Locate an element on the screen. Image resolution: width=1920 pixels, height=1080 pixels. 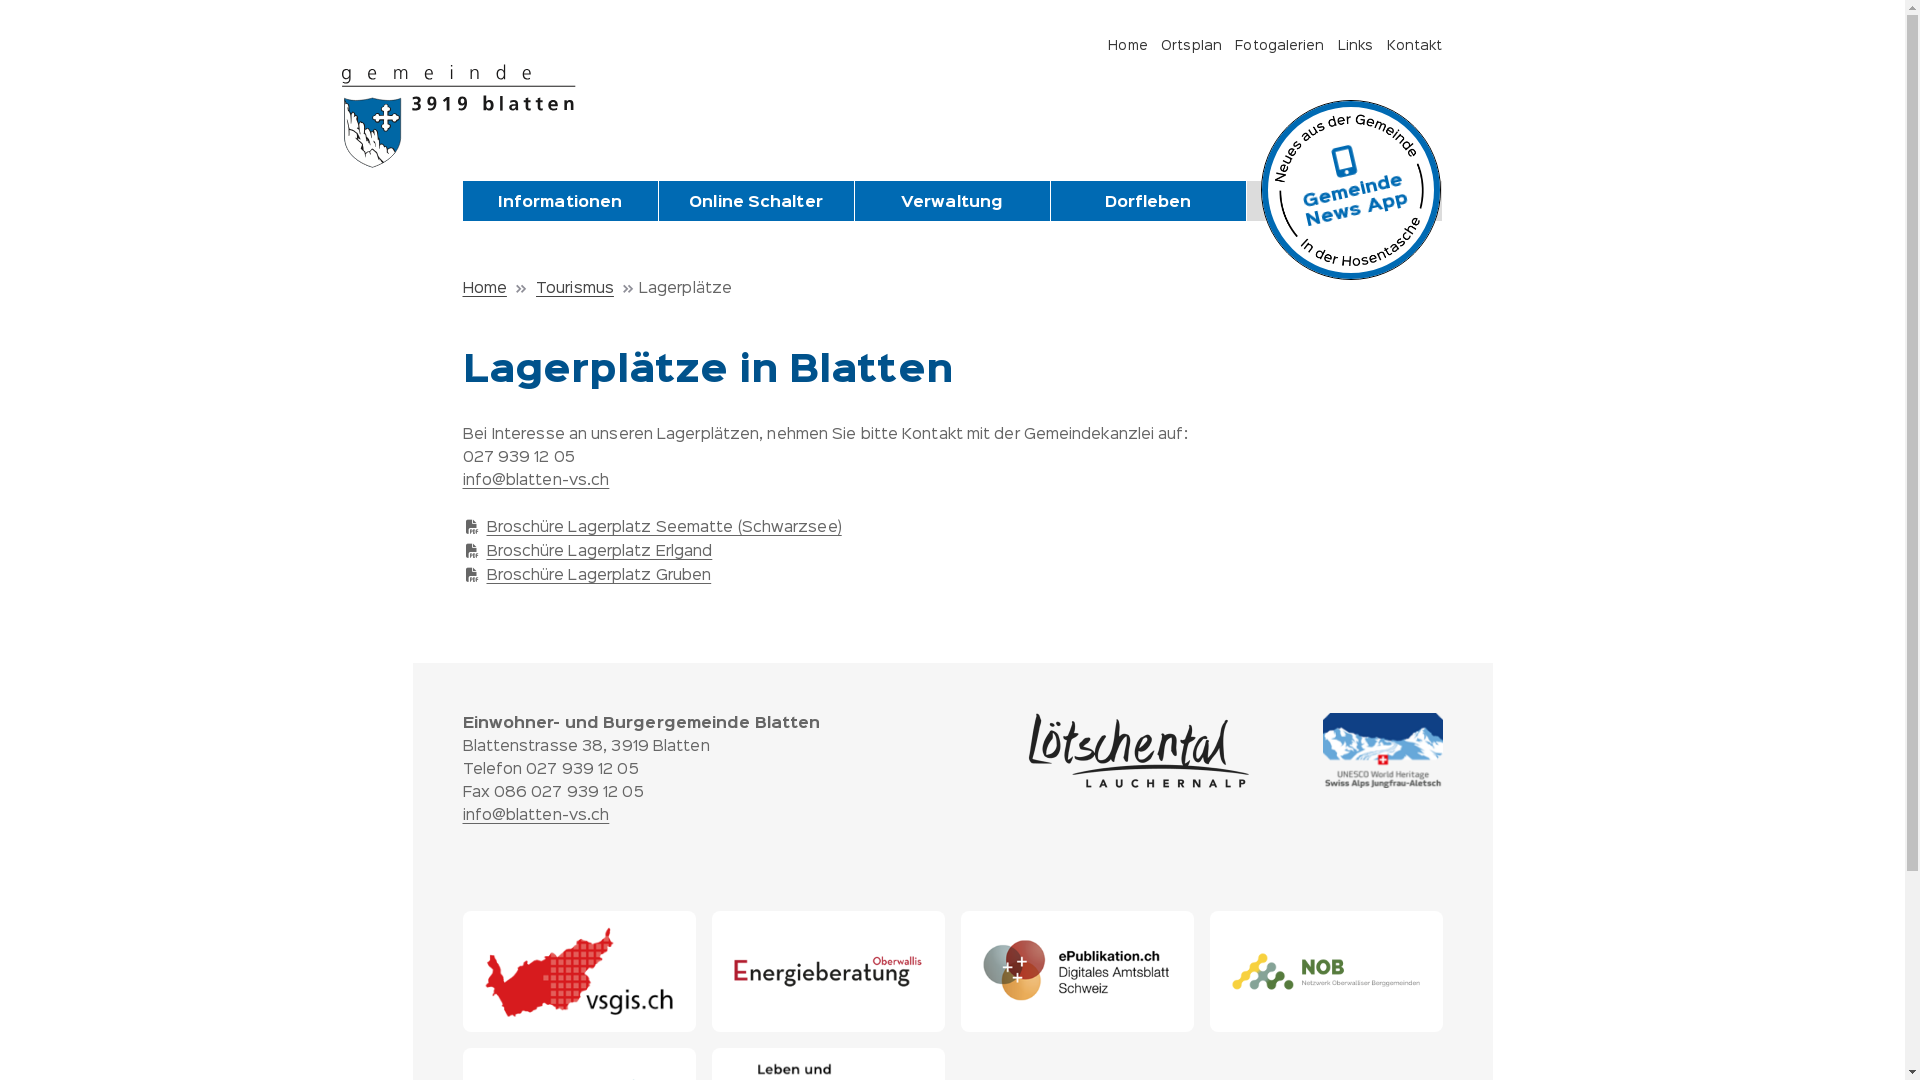
'Ortsplan' is located at coordinates (1191, 45).